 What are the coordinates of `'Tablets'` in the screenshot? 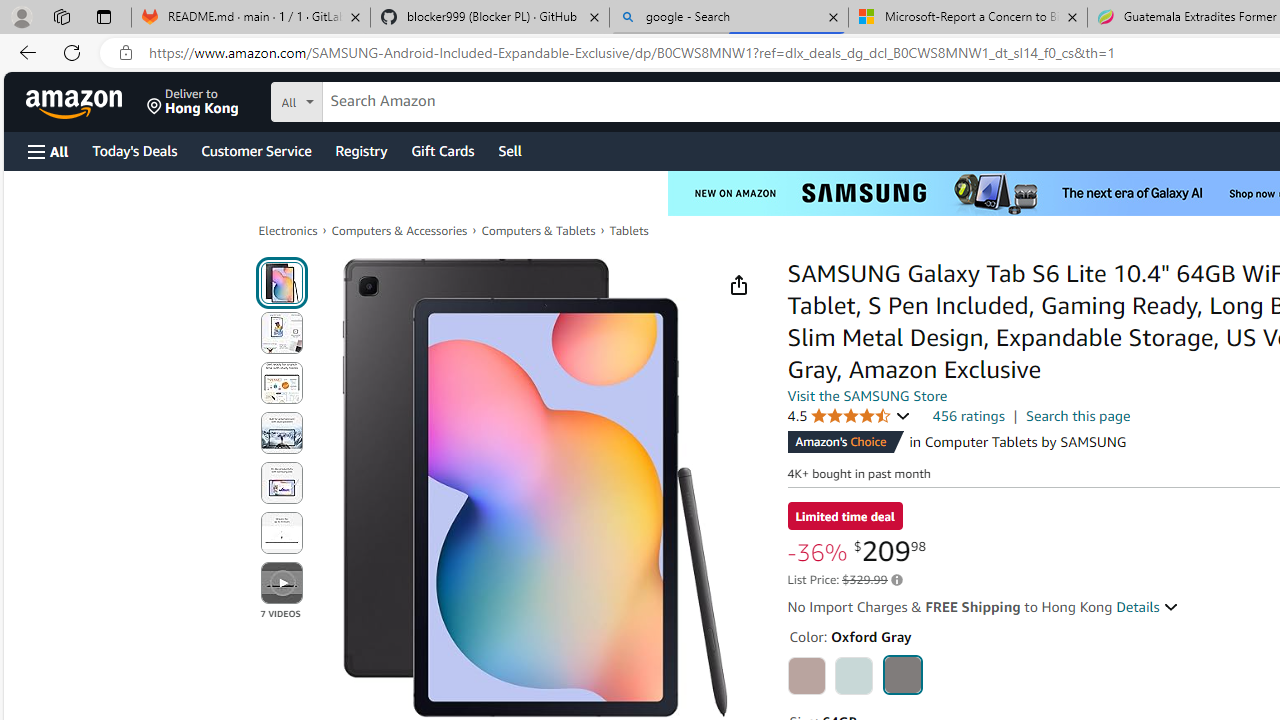 It's located at (628, 230).